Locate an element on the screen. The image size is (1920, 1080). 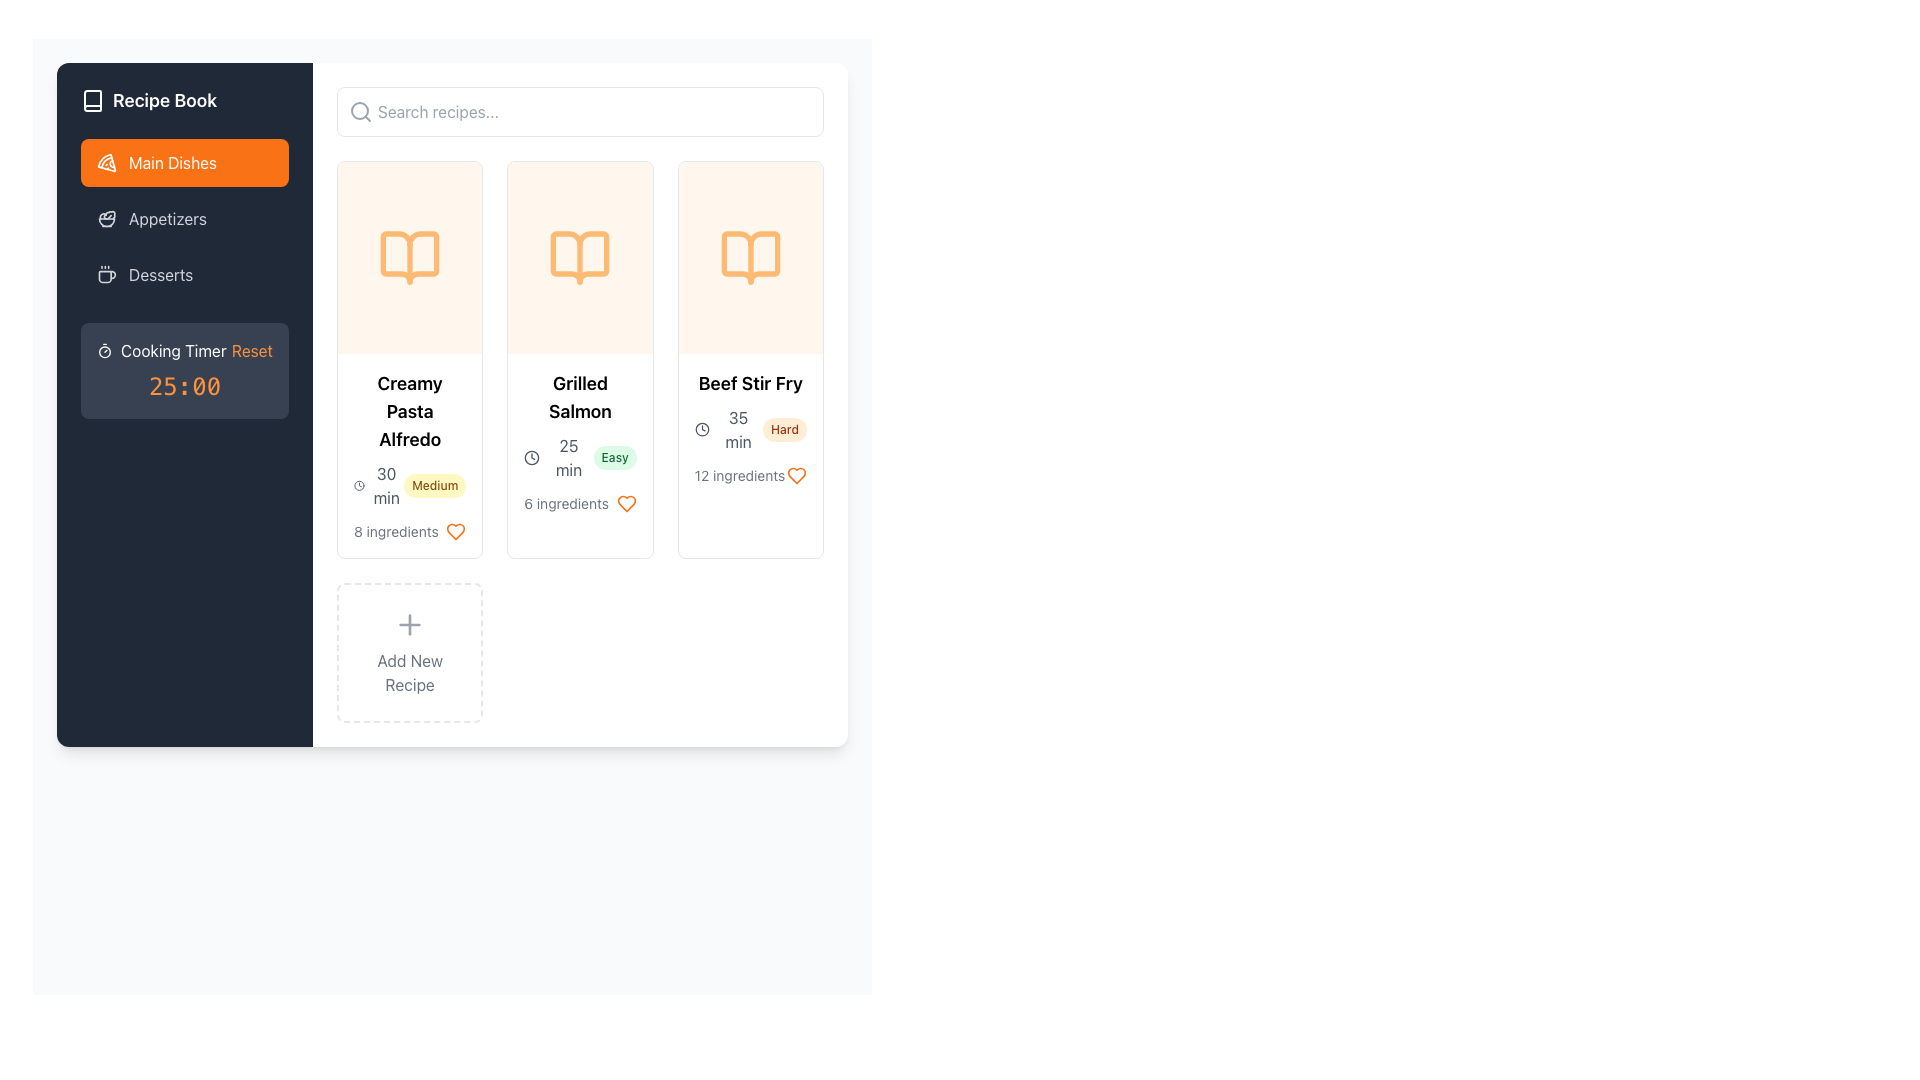
the 'Appetizers' menu item in the vertical navigation menu is located at coordinates (185, 219).